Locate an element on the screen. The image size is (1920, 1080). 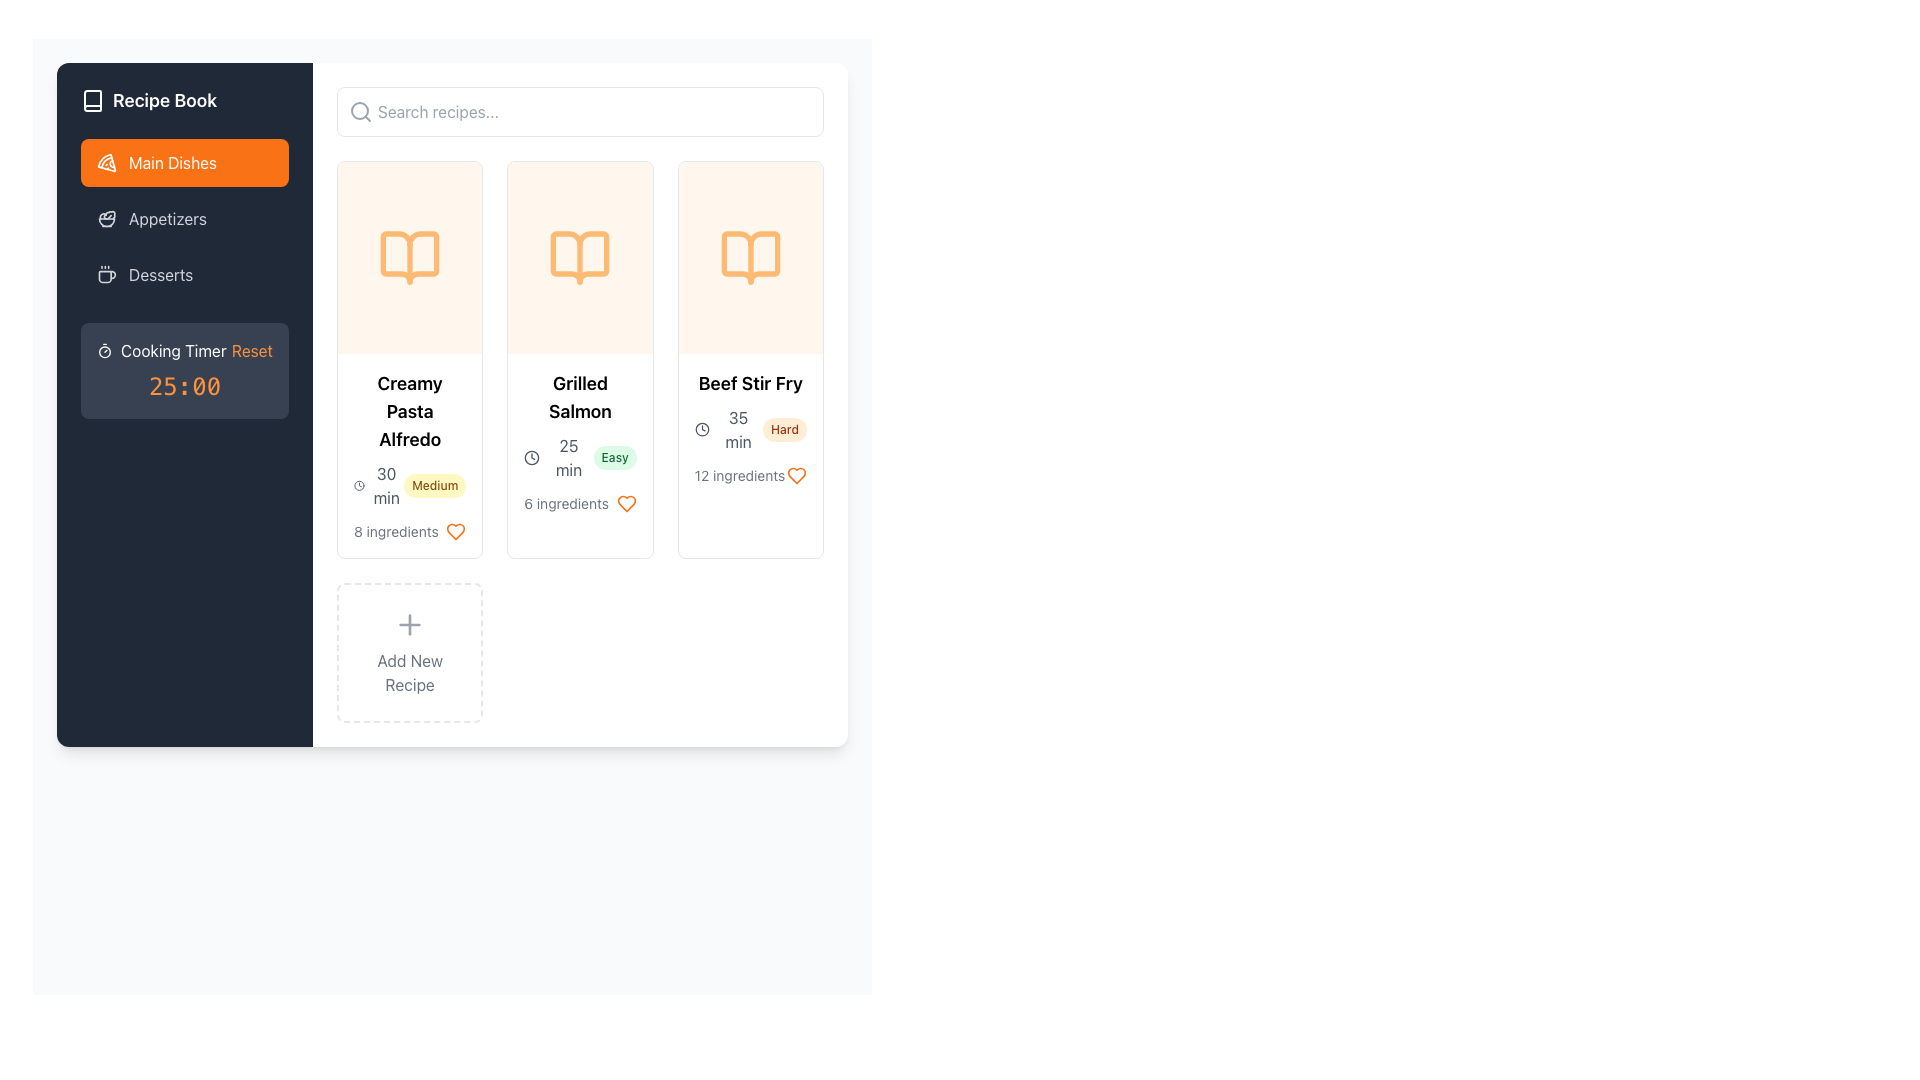
the 'Appetizers' menu item in the vertical navigation menu is located at coordinates (185, 219).